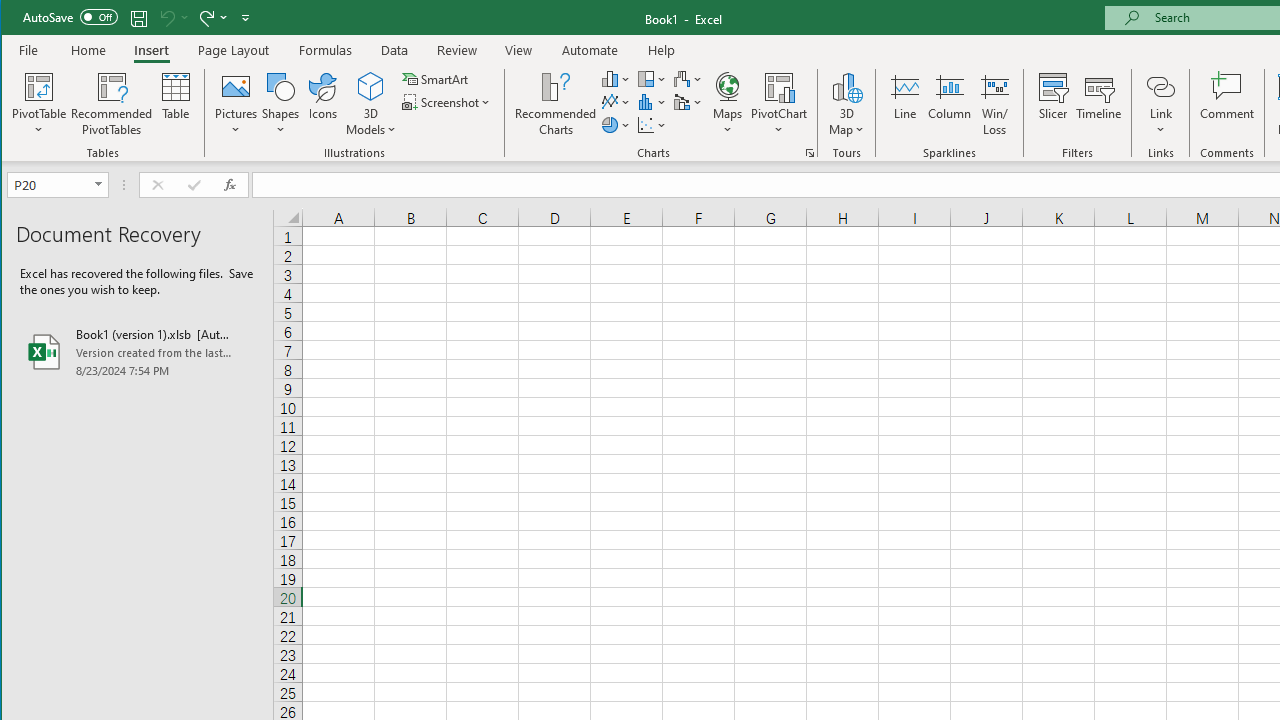 Image resolution: width=1280 pixels, height=720 pixels. Describe the element at coordinates (1051, 104) in the screenshot. I see `'Slicer...'` at that location.